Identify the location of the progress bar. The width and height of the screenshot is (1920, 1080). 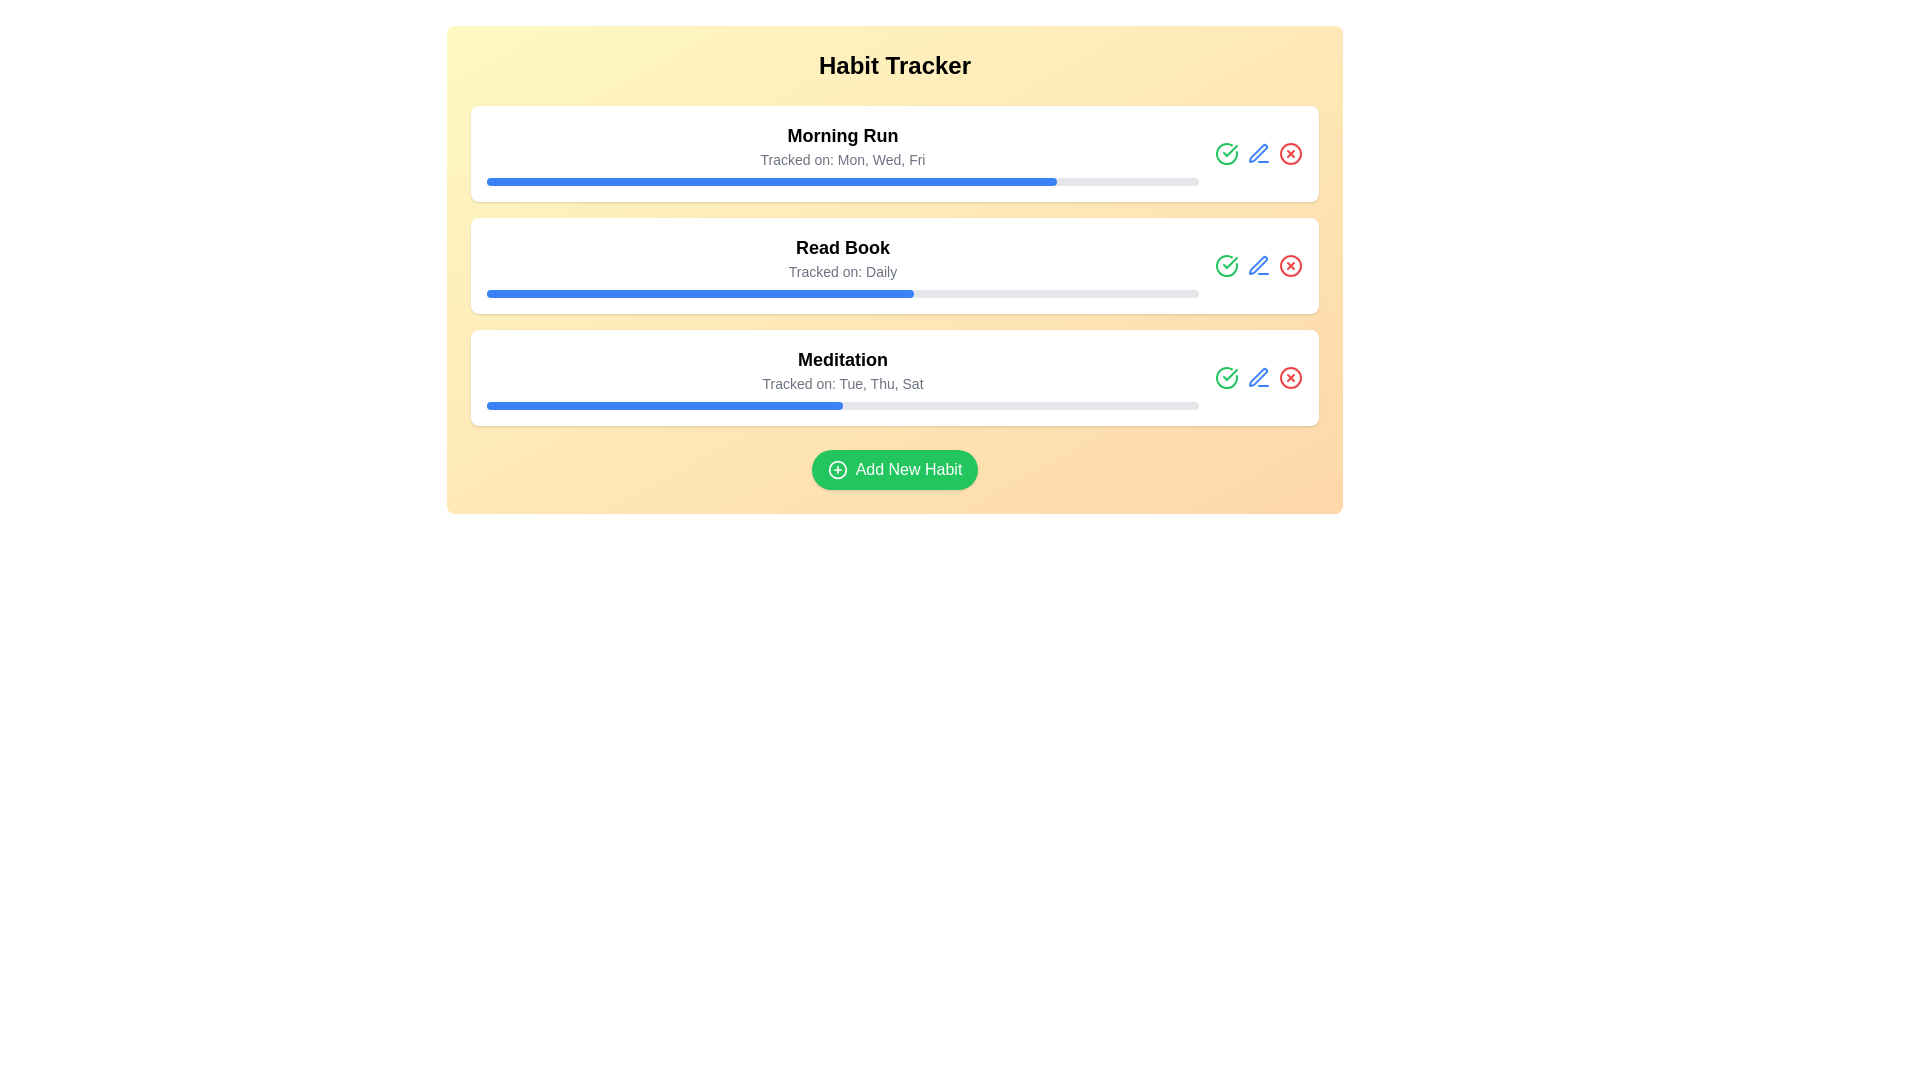
(713, 293).